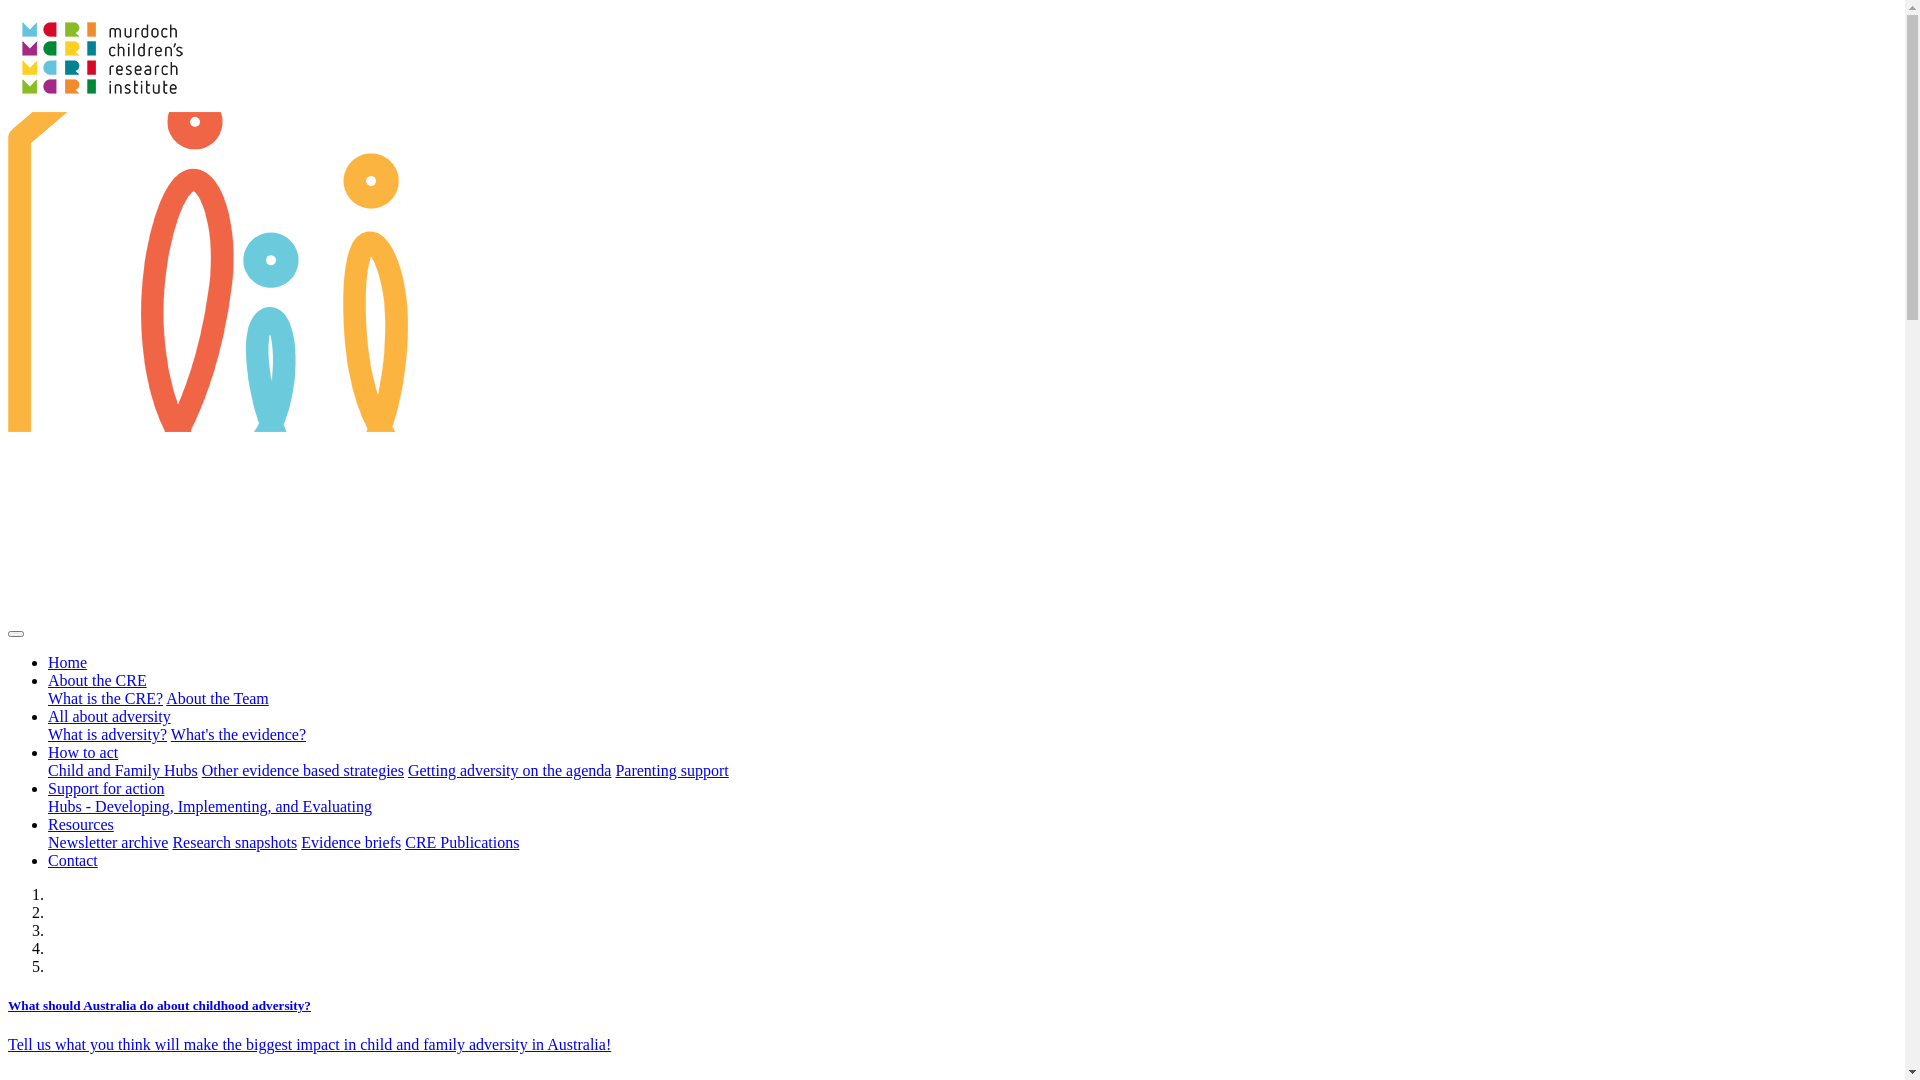 The width and height of the screenshot is (1920, 1080). Describe the element at coordinates (122, 769) in the screenshot. I see `'Child and Family Hubs'` at that location.